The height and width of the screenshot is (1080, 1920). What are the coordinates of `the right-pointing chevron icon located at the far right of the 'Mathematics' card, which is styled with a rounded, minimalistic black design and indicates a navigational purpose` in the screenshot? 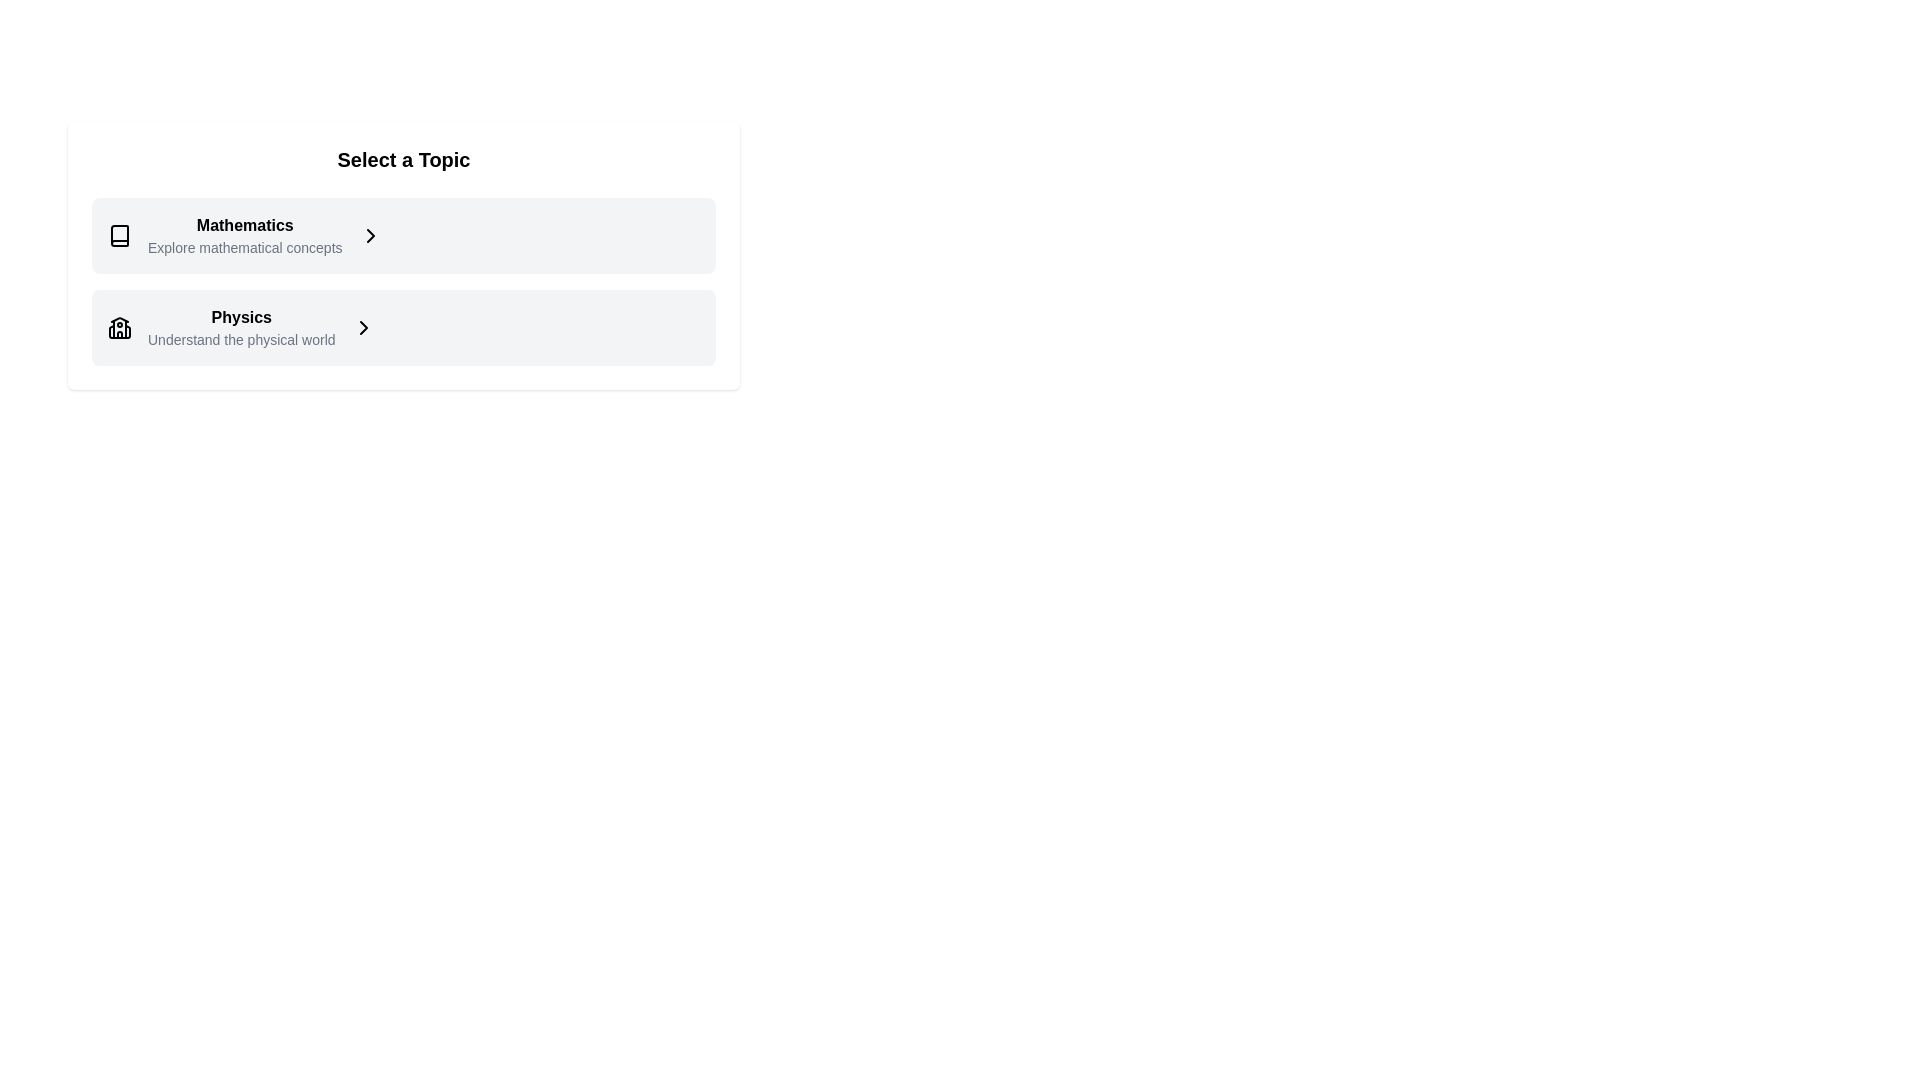 It's located at (370, 234).